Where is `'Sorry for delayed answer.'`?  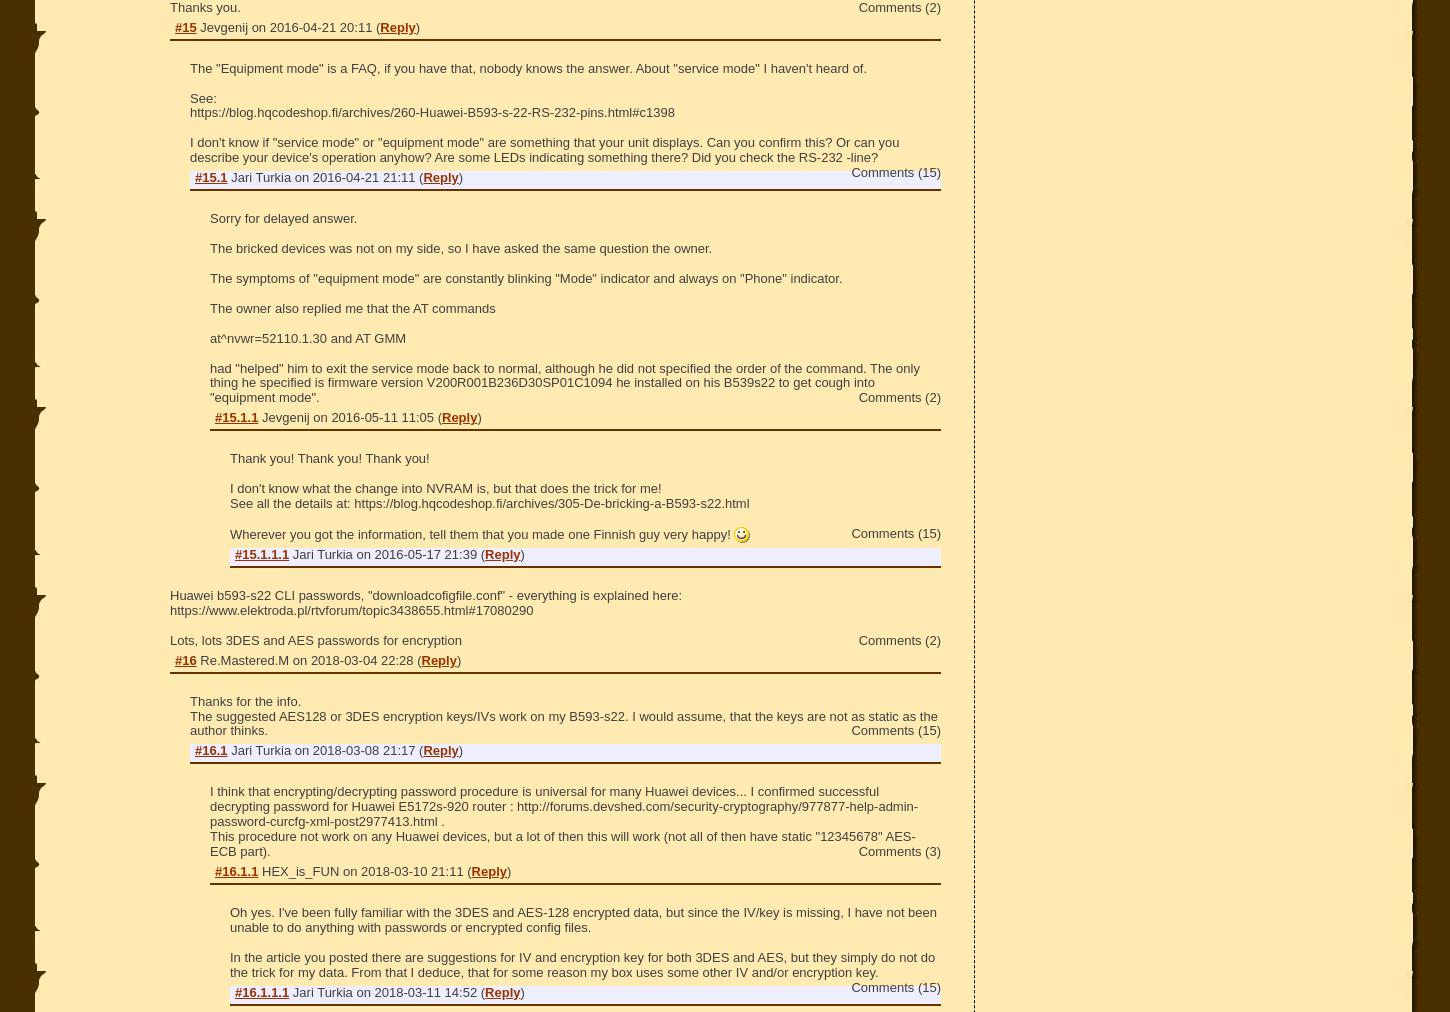 'Sorry for delayed answer.' is located at coordinates (283, 218).